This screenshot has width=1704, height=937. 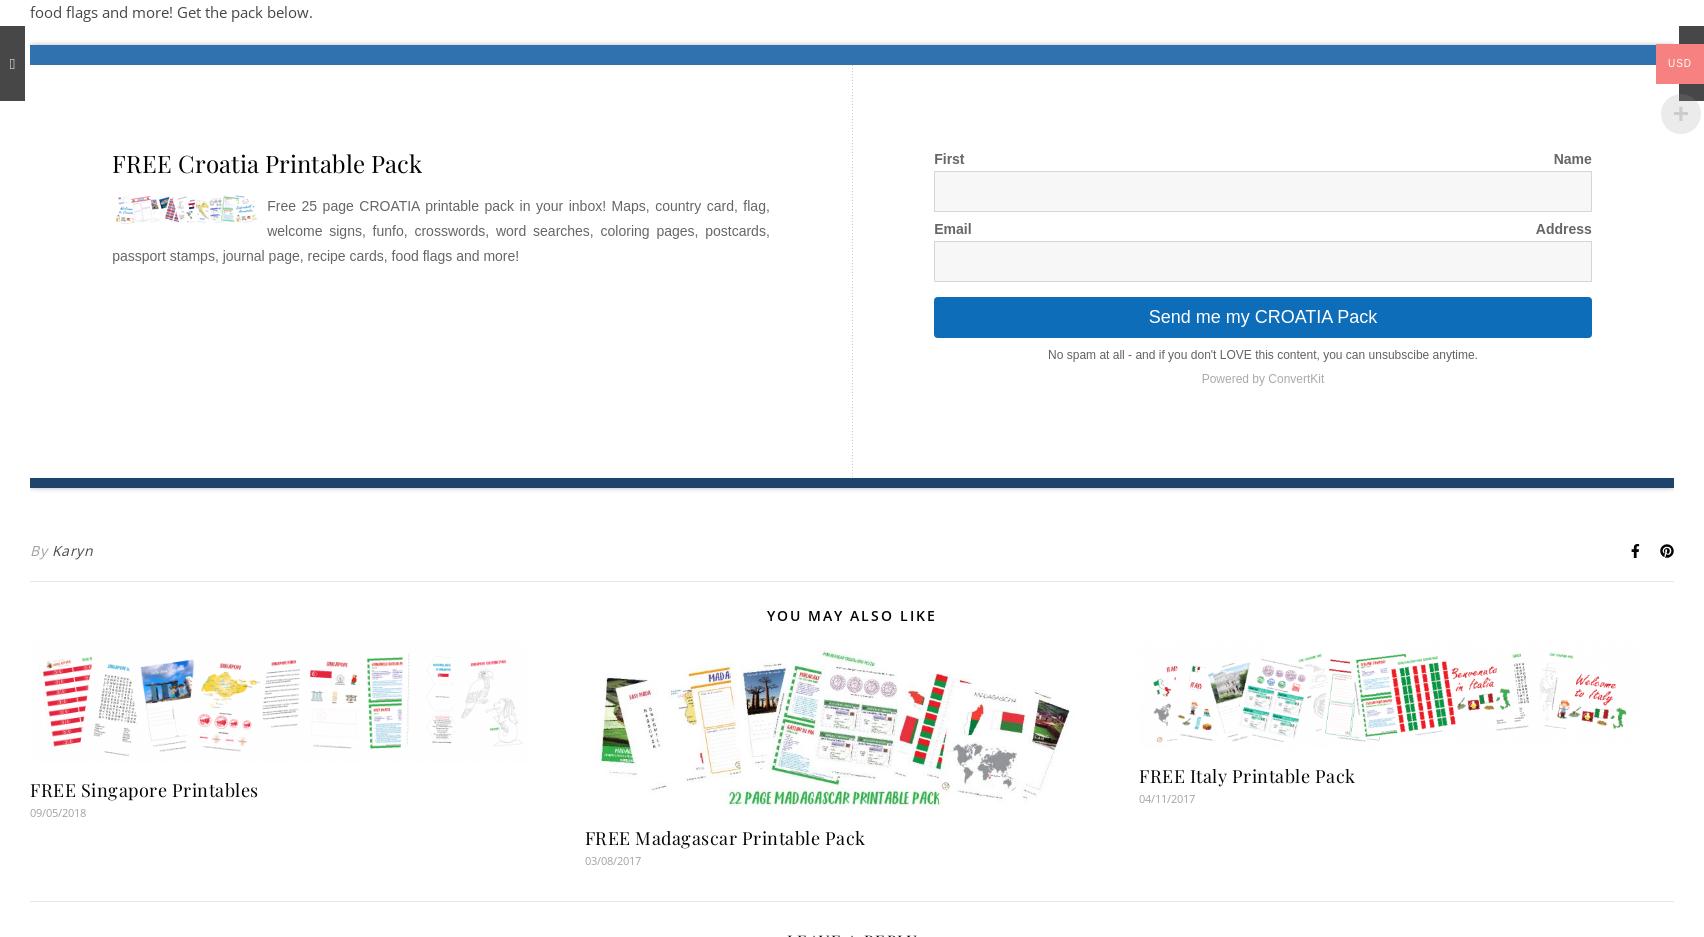 What do you see at coordinates (1245, 776) in the screenshot?
I see `'FREE Italy Printable Pack'` at bounding box center [1245, 776].